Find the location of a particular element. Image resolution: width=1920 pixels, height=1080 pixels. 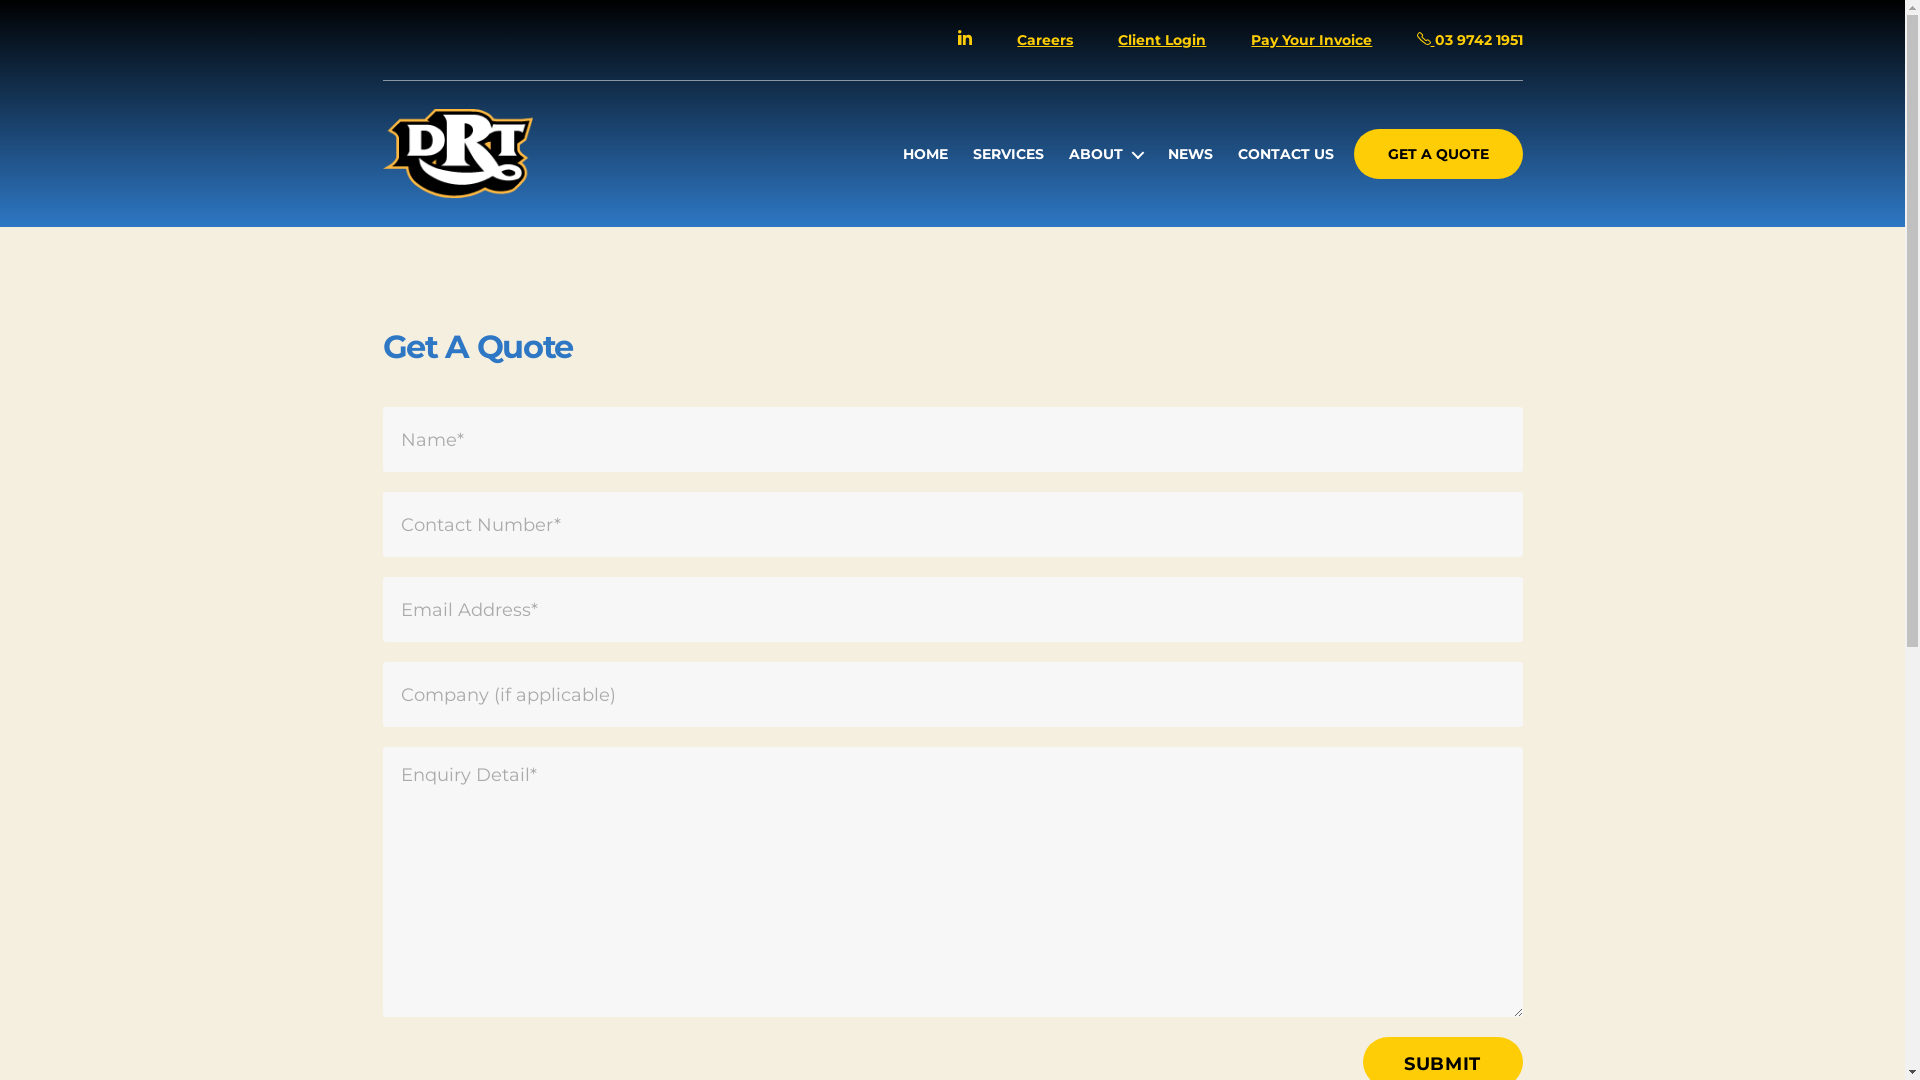

'GET A QUOTE' is located at coordinates (1437, 153).